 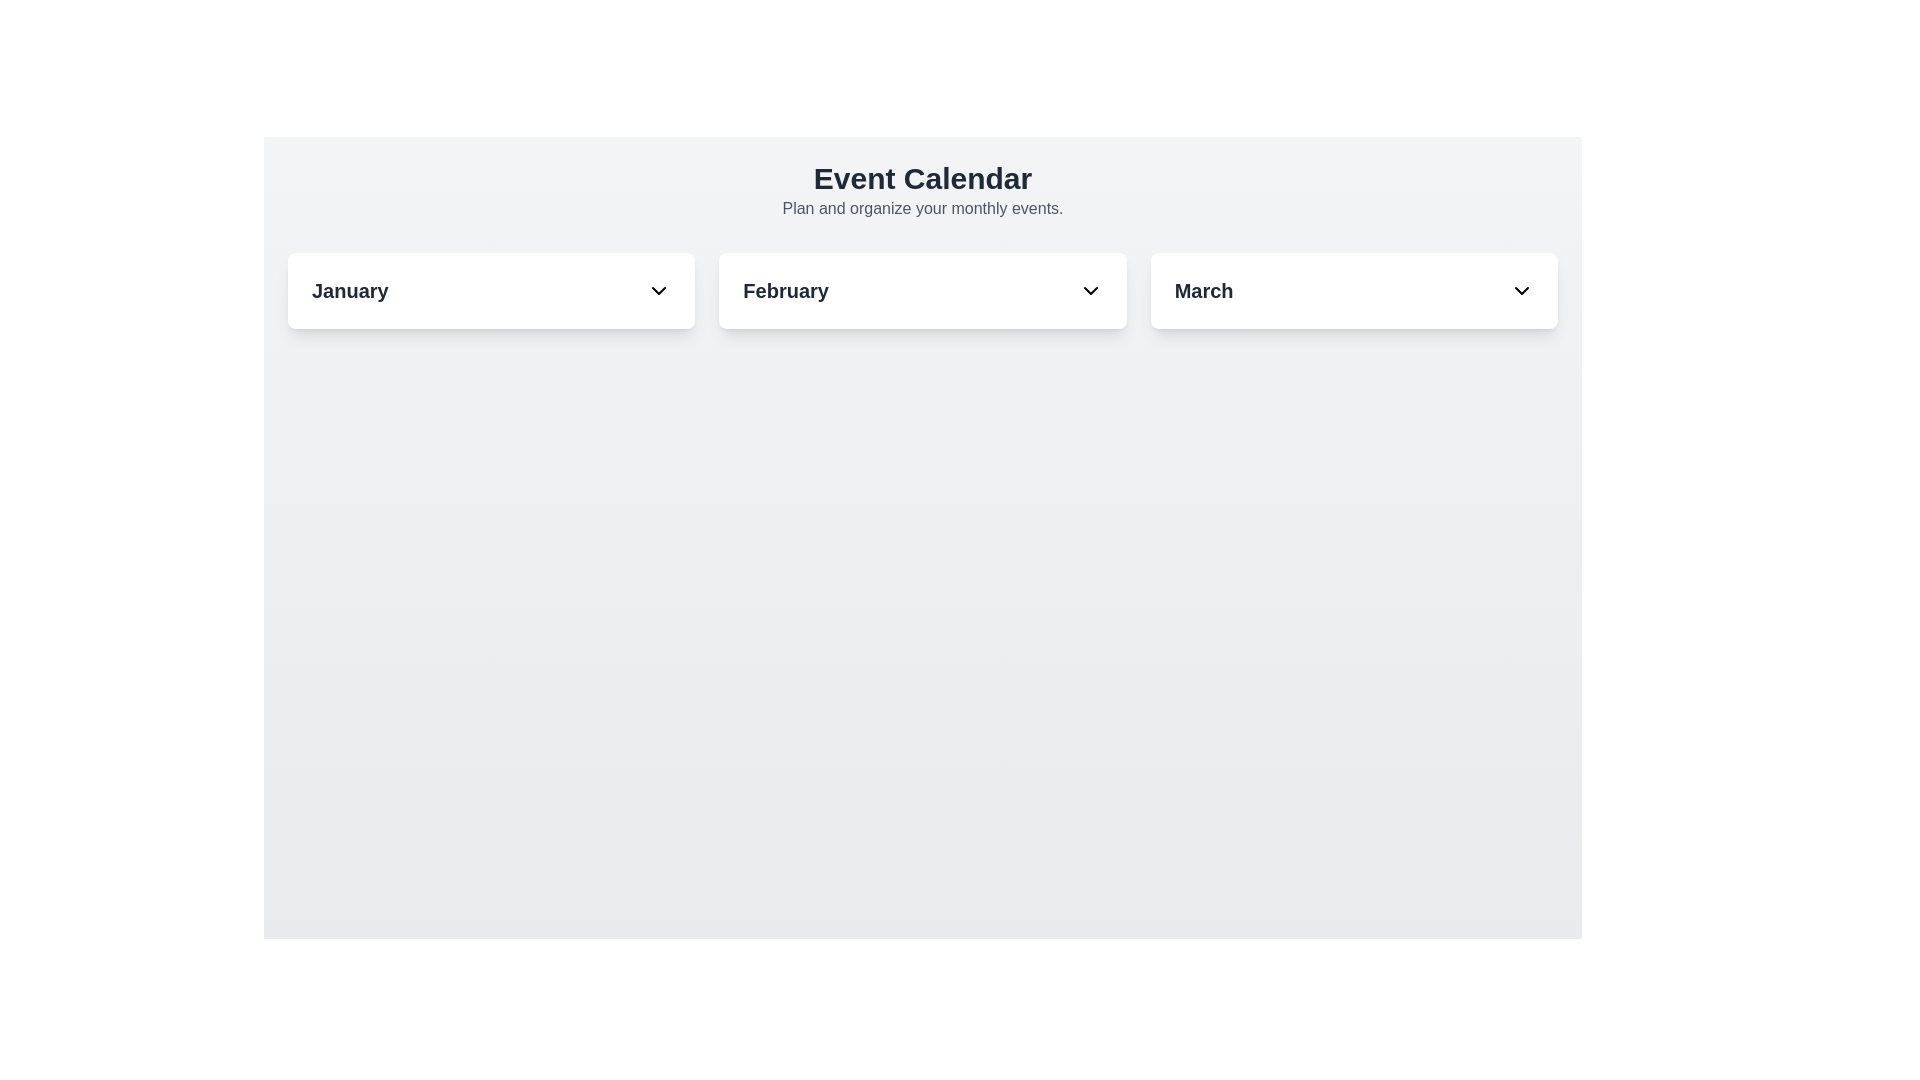 What do you see at coordinates (785, 290) in the screenshot?
I see `the text label indicating the currently selected month, which is positioned between the labels for 'January' and 'March'` at bounding box center [785, 290].